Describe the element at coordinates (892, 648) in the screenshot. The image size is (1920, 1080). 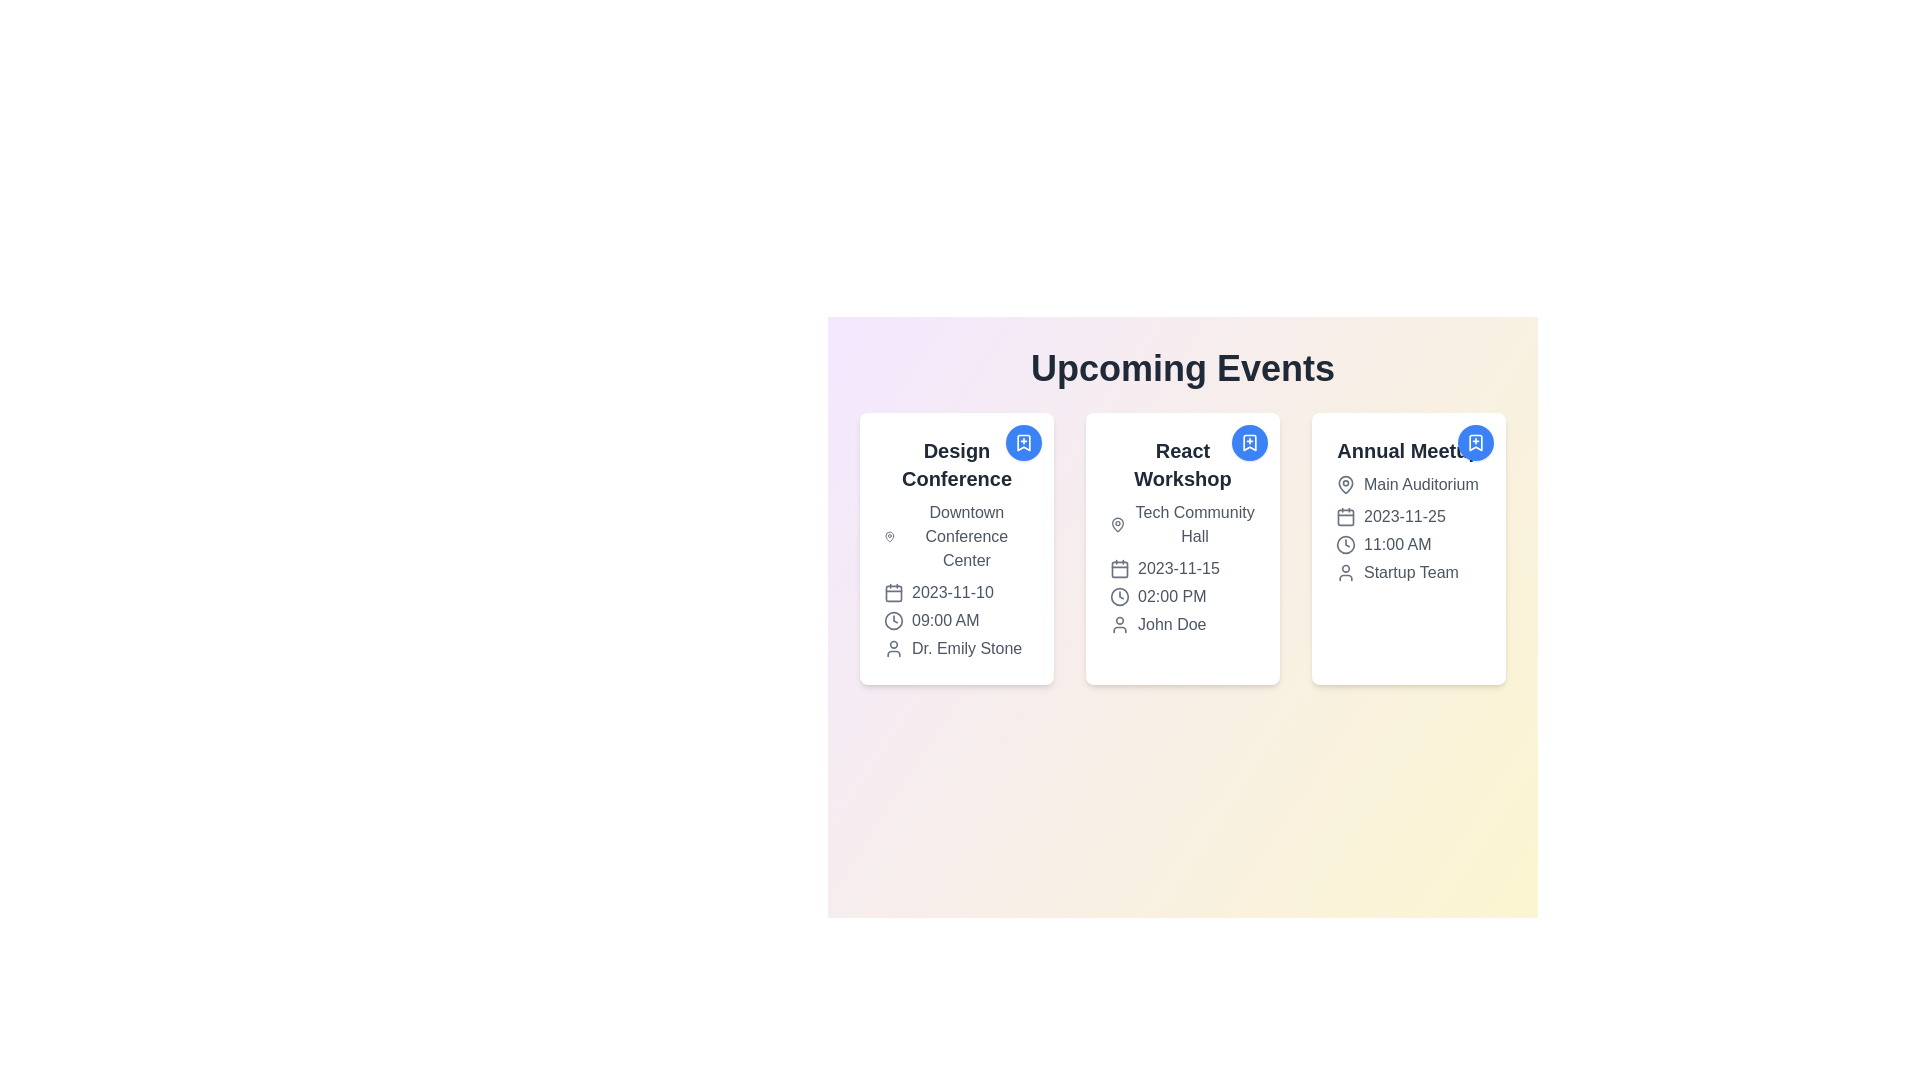
I see `the graphic icon representing Dr. Emily Stone's profile, located to the left of the text within the Design Conference event section` at that location.